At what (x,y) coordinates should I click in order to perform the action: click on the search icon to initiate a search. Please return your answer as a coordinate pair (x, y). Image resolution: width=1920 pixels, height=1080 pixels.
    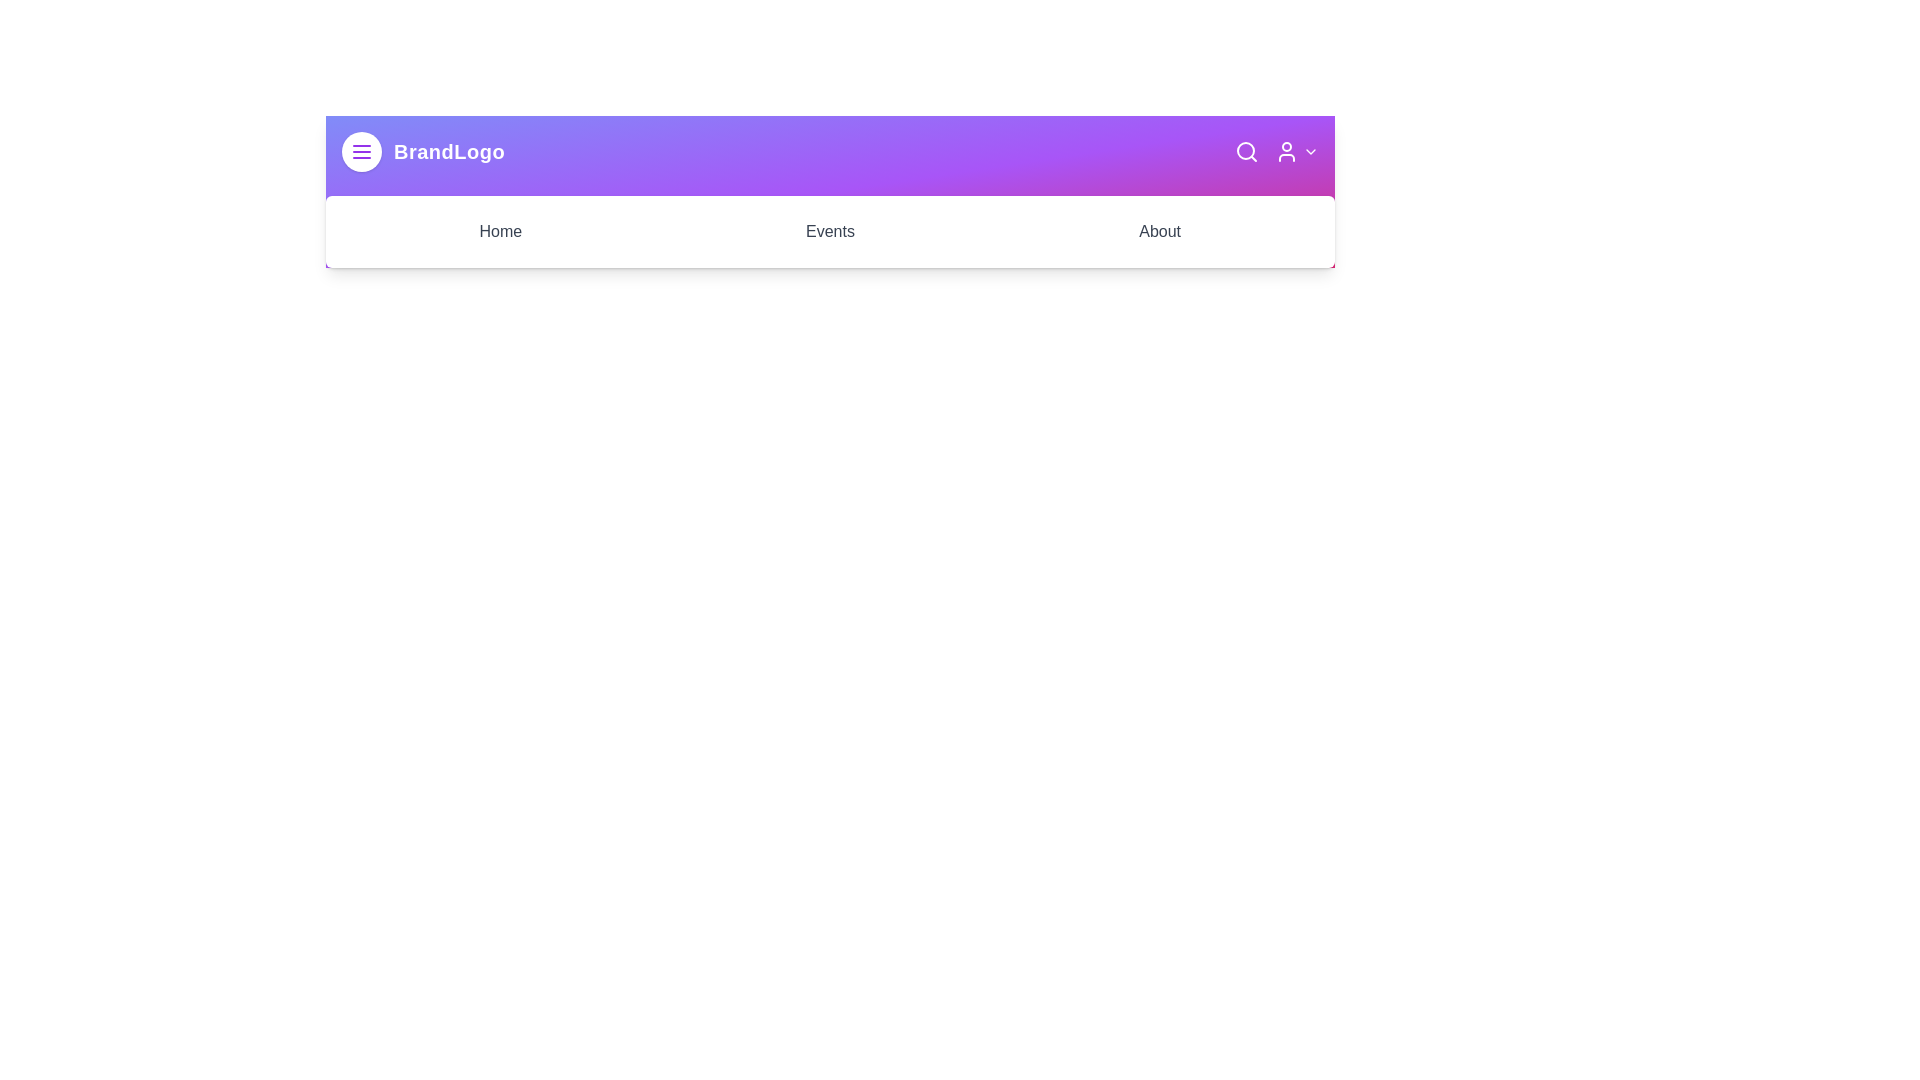
    Looking at the image, I should click on (1246, 150).